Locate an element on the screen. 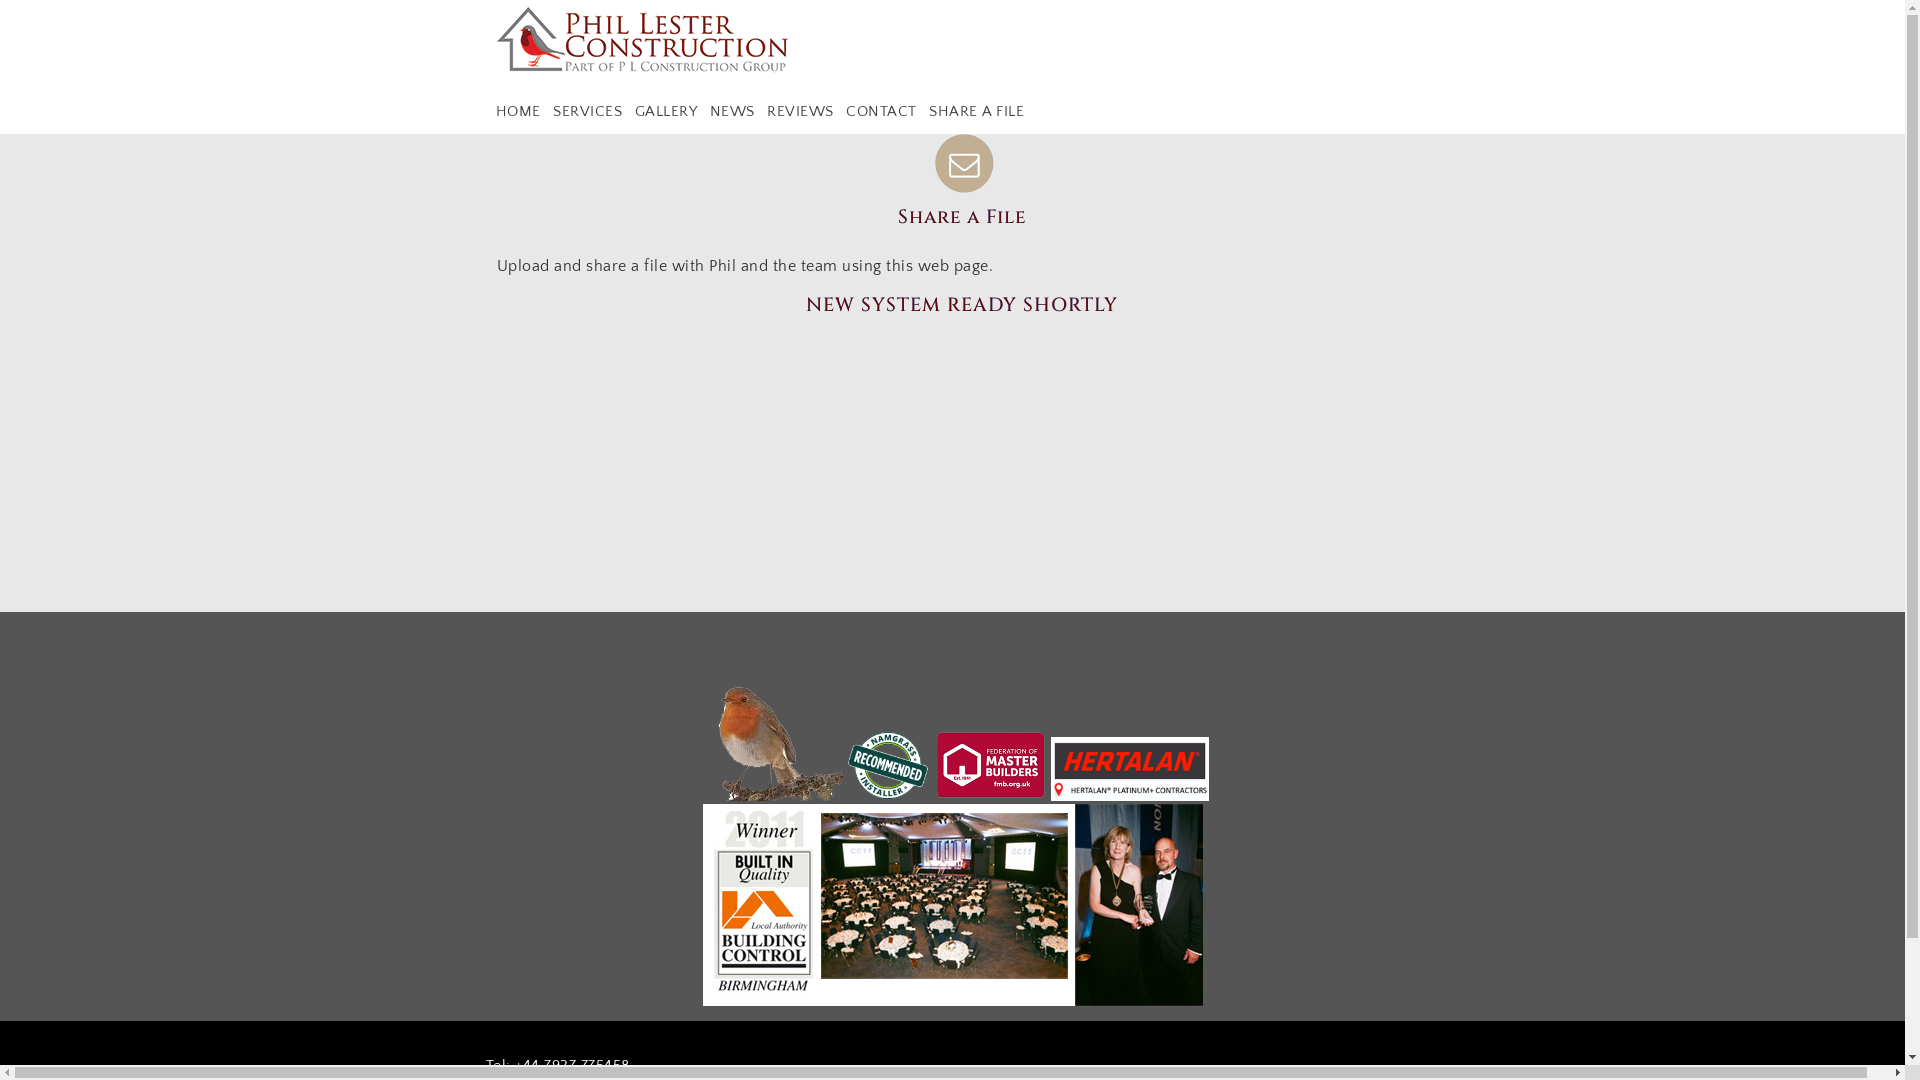  'CONTACT' is located at coordinates (880, 111).